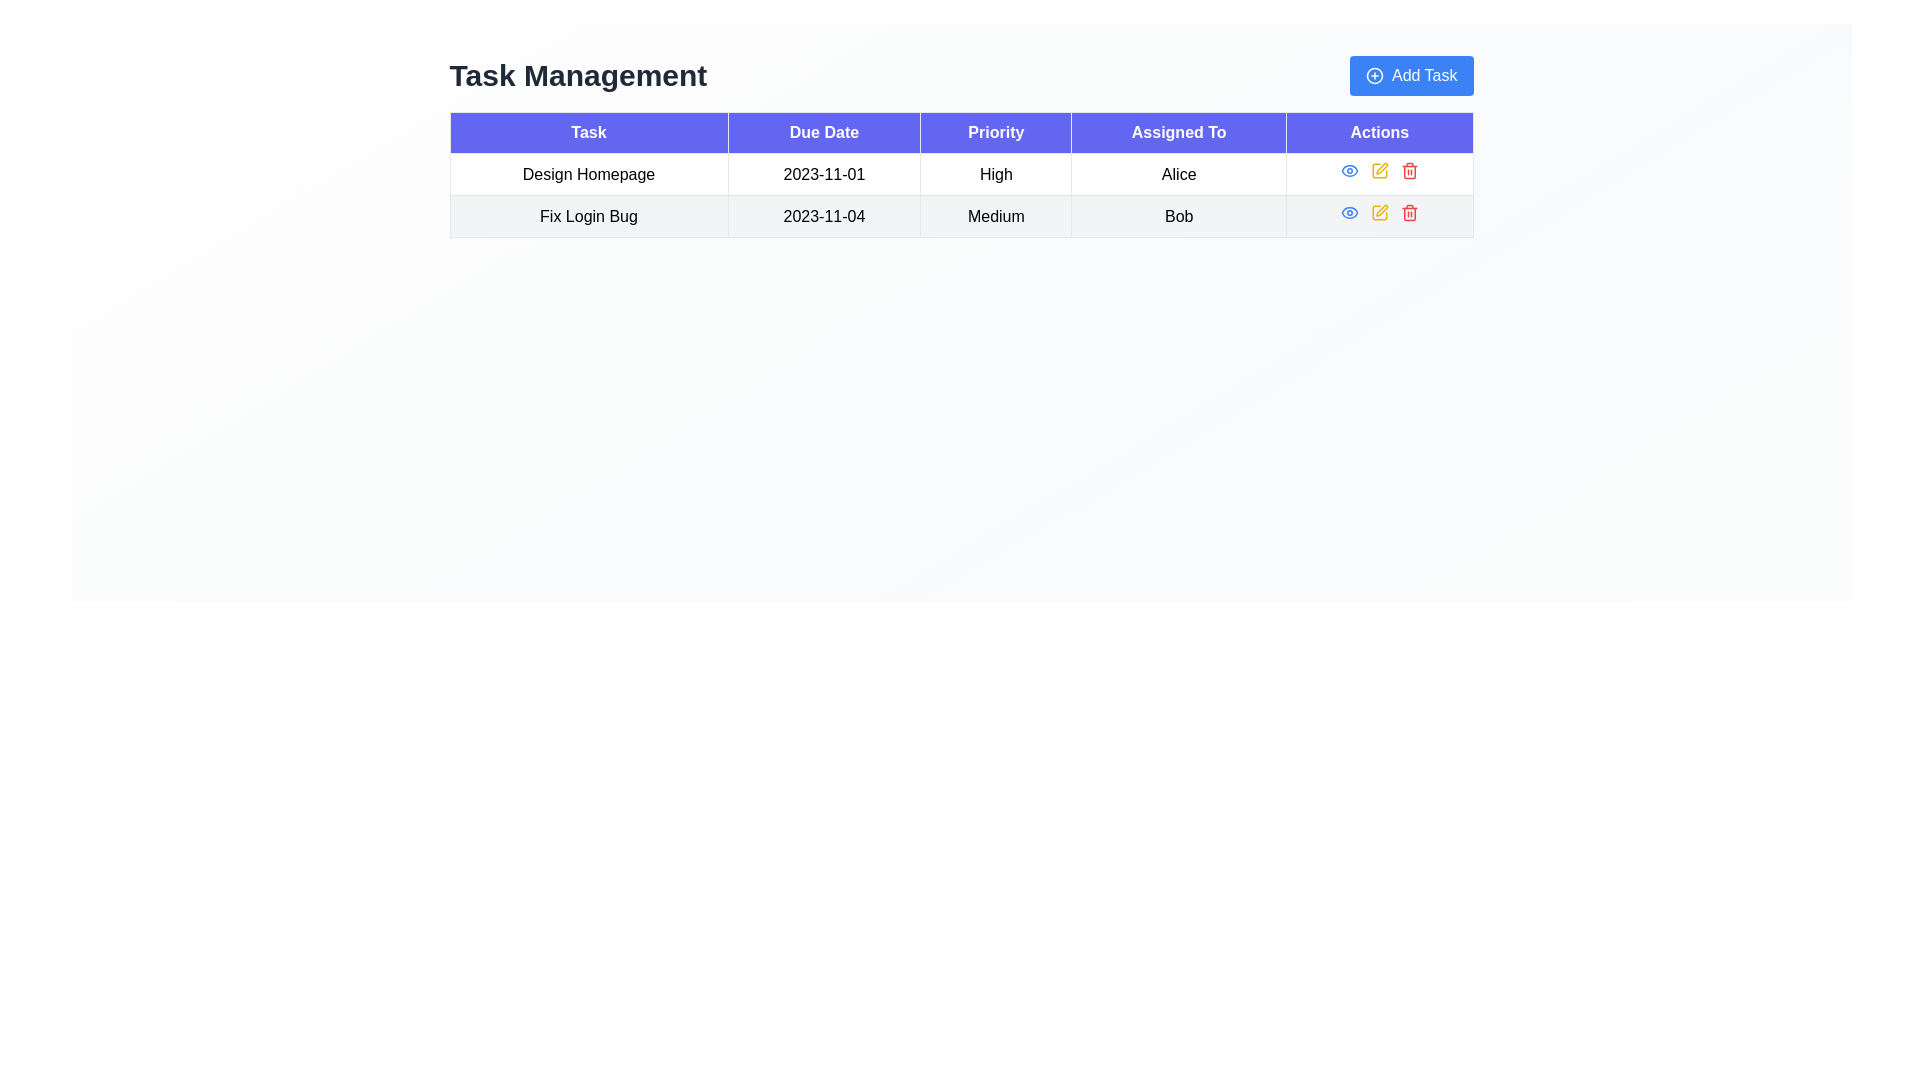  Describe the element at coordinates (1408, 212) in the screenshot. I see `the red trash icon in the 'Actions' column of the 'Fix Login Bug' task row` at that location.